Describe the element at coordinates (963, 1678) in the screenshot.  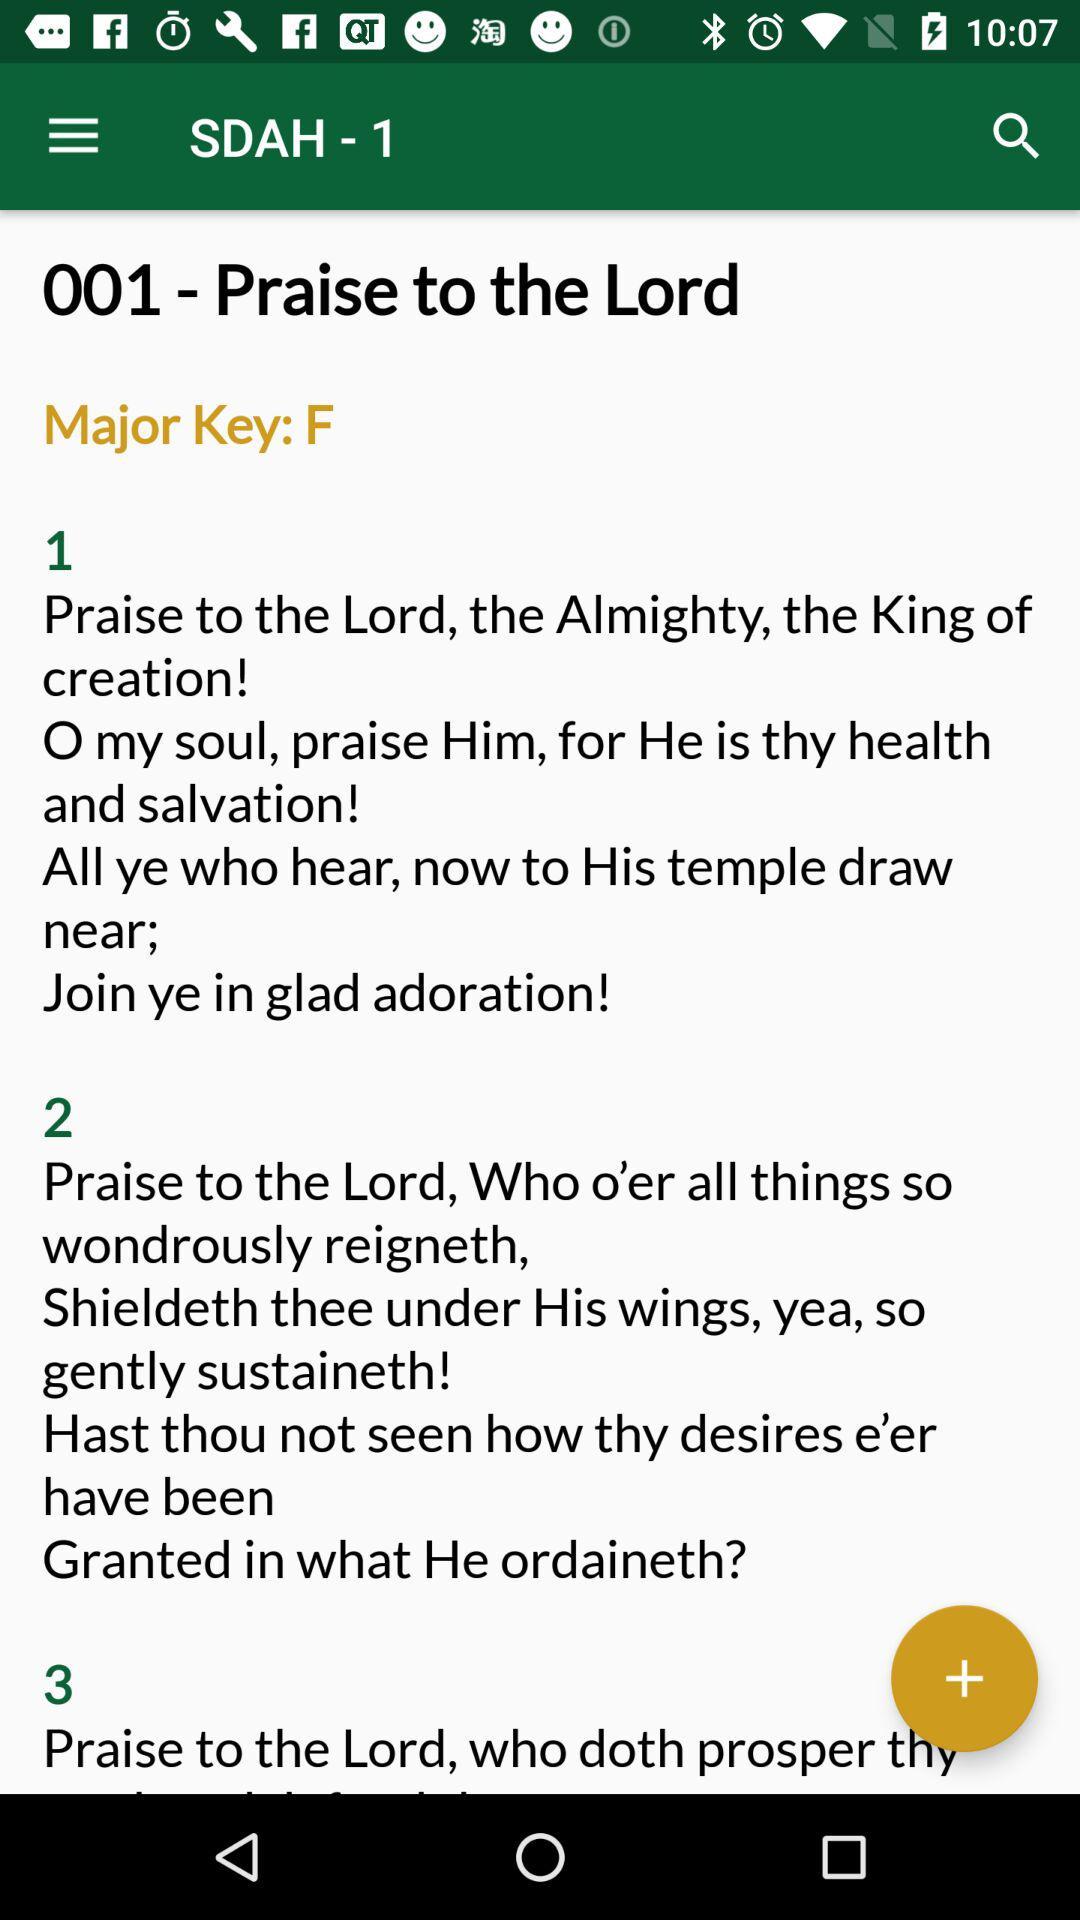
I see `hymn` at that location.